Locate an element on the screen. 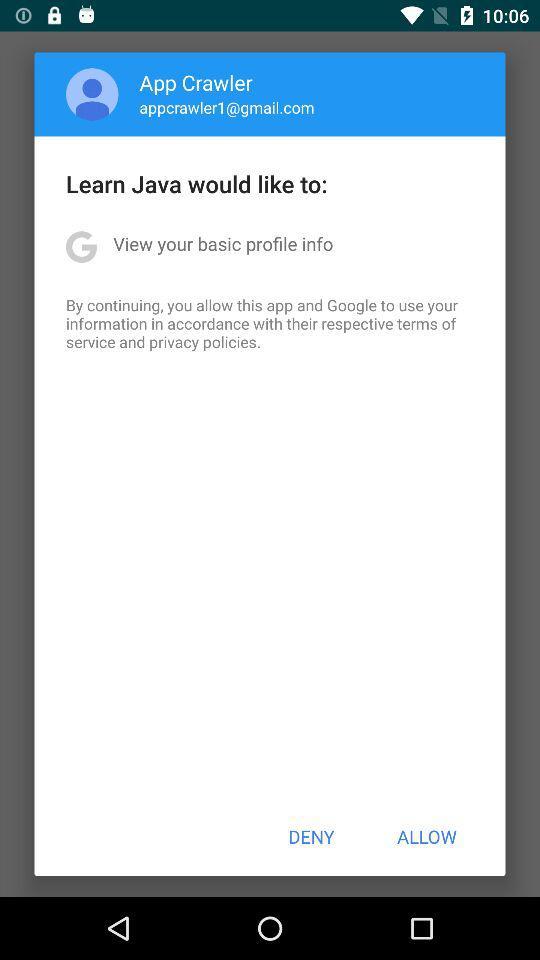 This screenshot has width=540, height=960. icon next to the app crawler app is located at coordinates (91, 94).